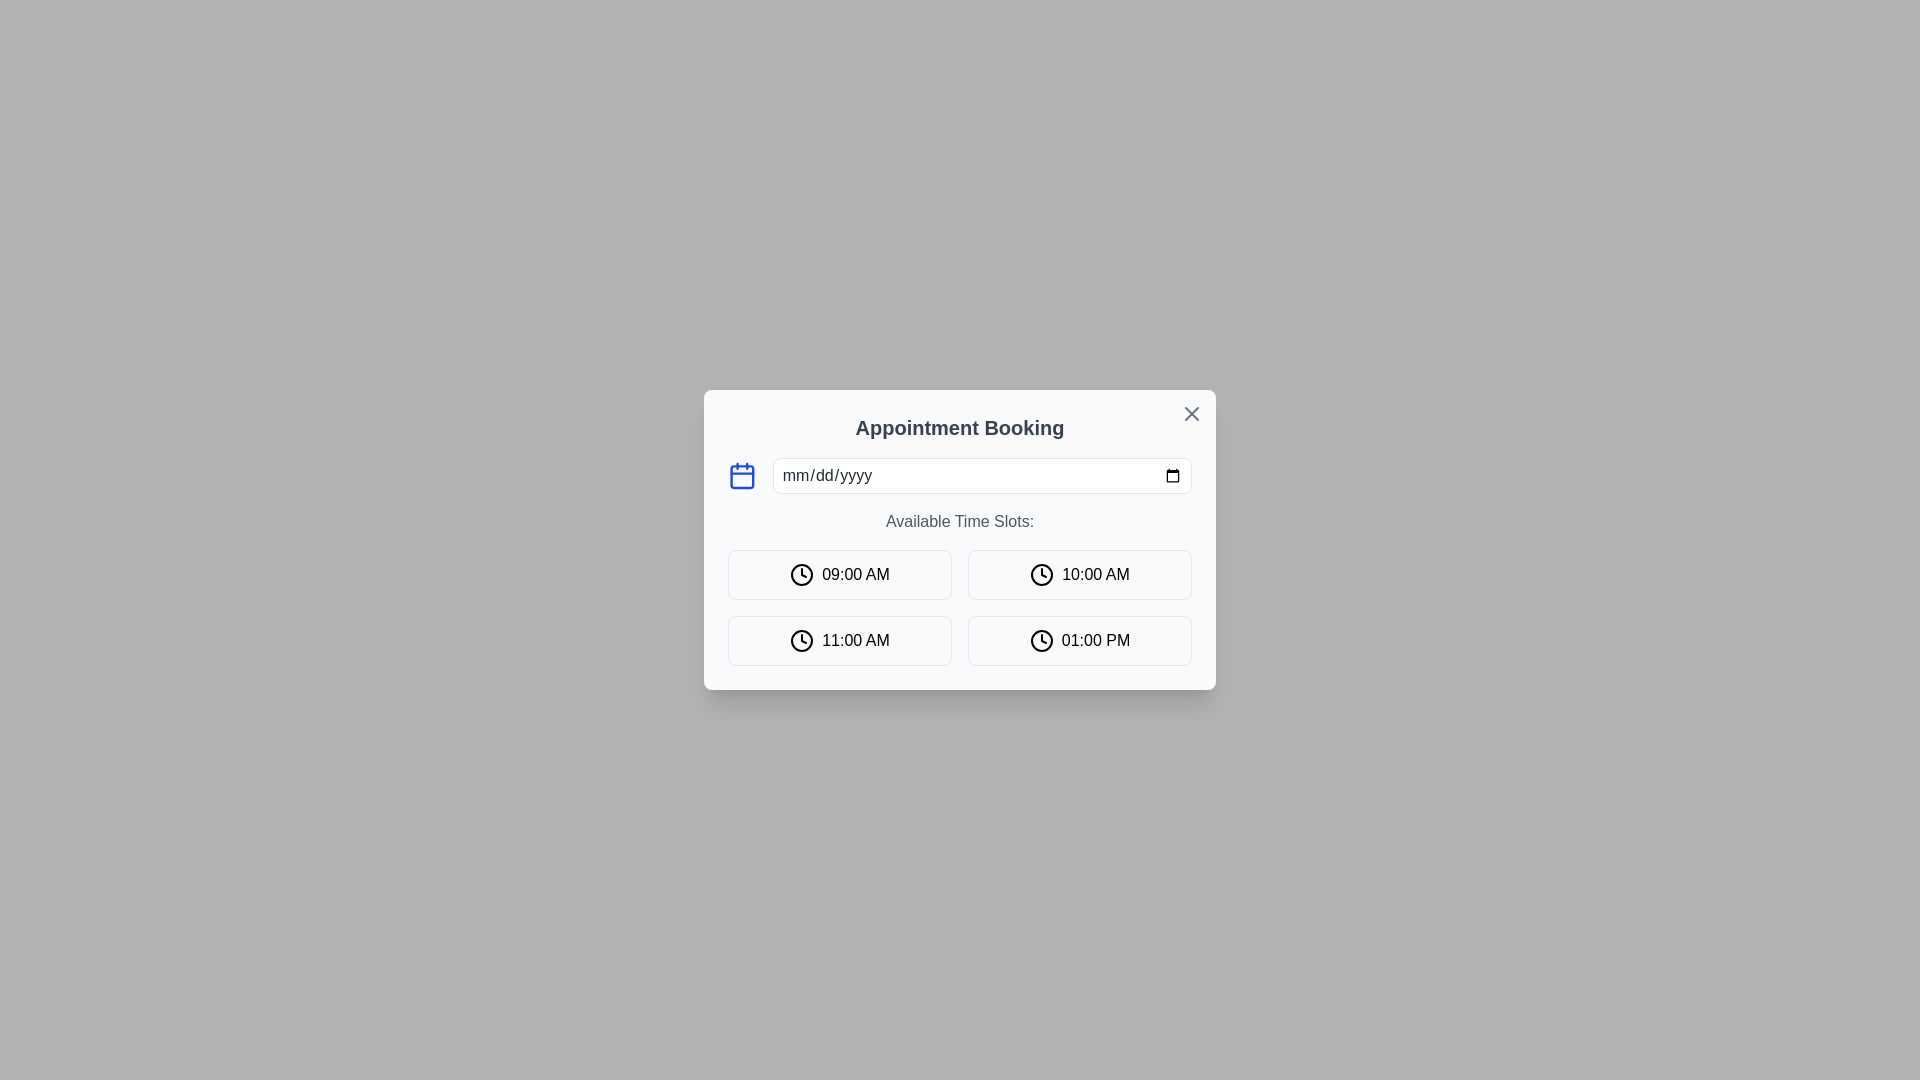 The height and width of the screenshot is (1080, 1920). Describe the element at coordinates (960, 607) in the screenshot. I see `one of the interactive button-like cells representing time options in the 'Available Time Slots' section` at that location.